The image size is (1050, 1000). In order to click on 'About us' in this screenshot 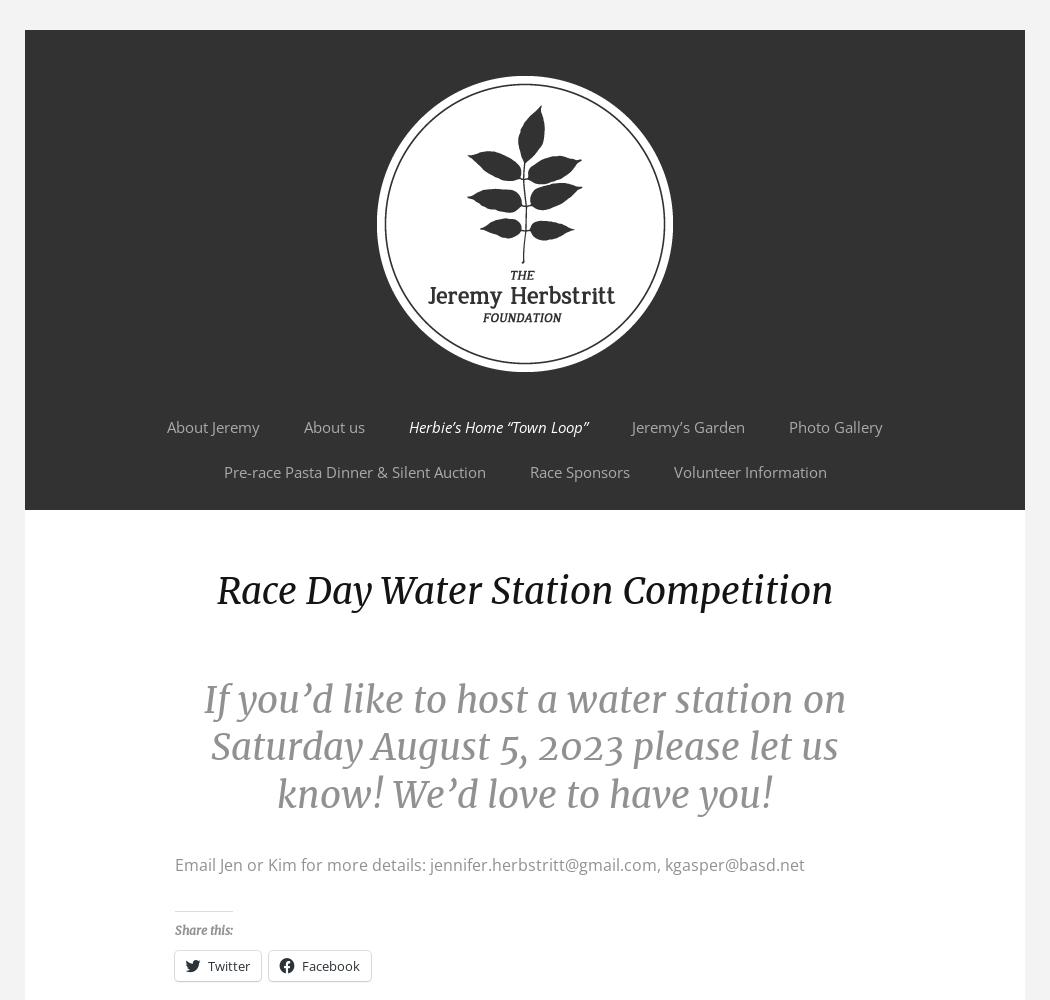, I will do `click(334, 427)`.